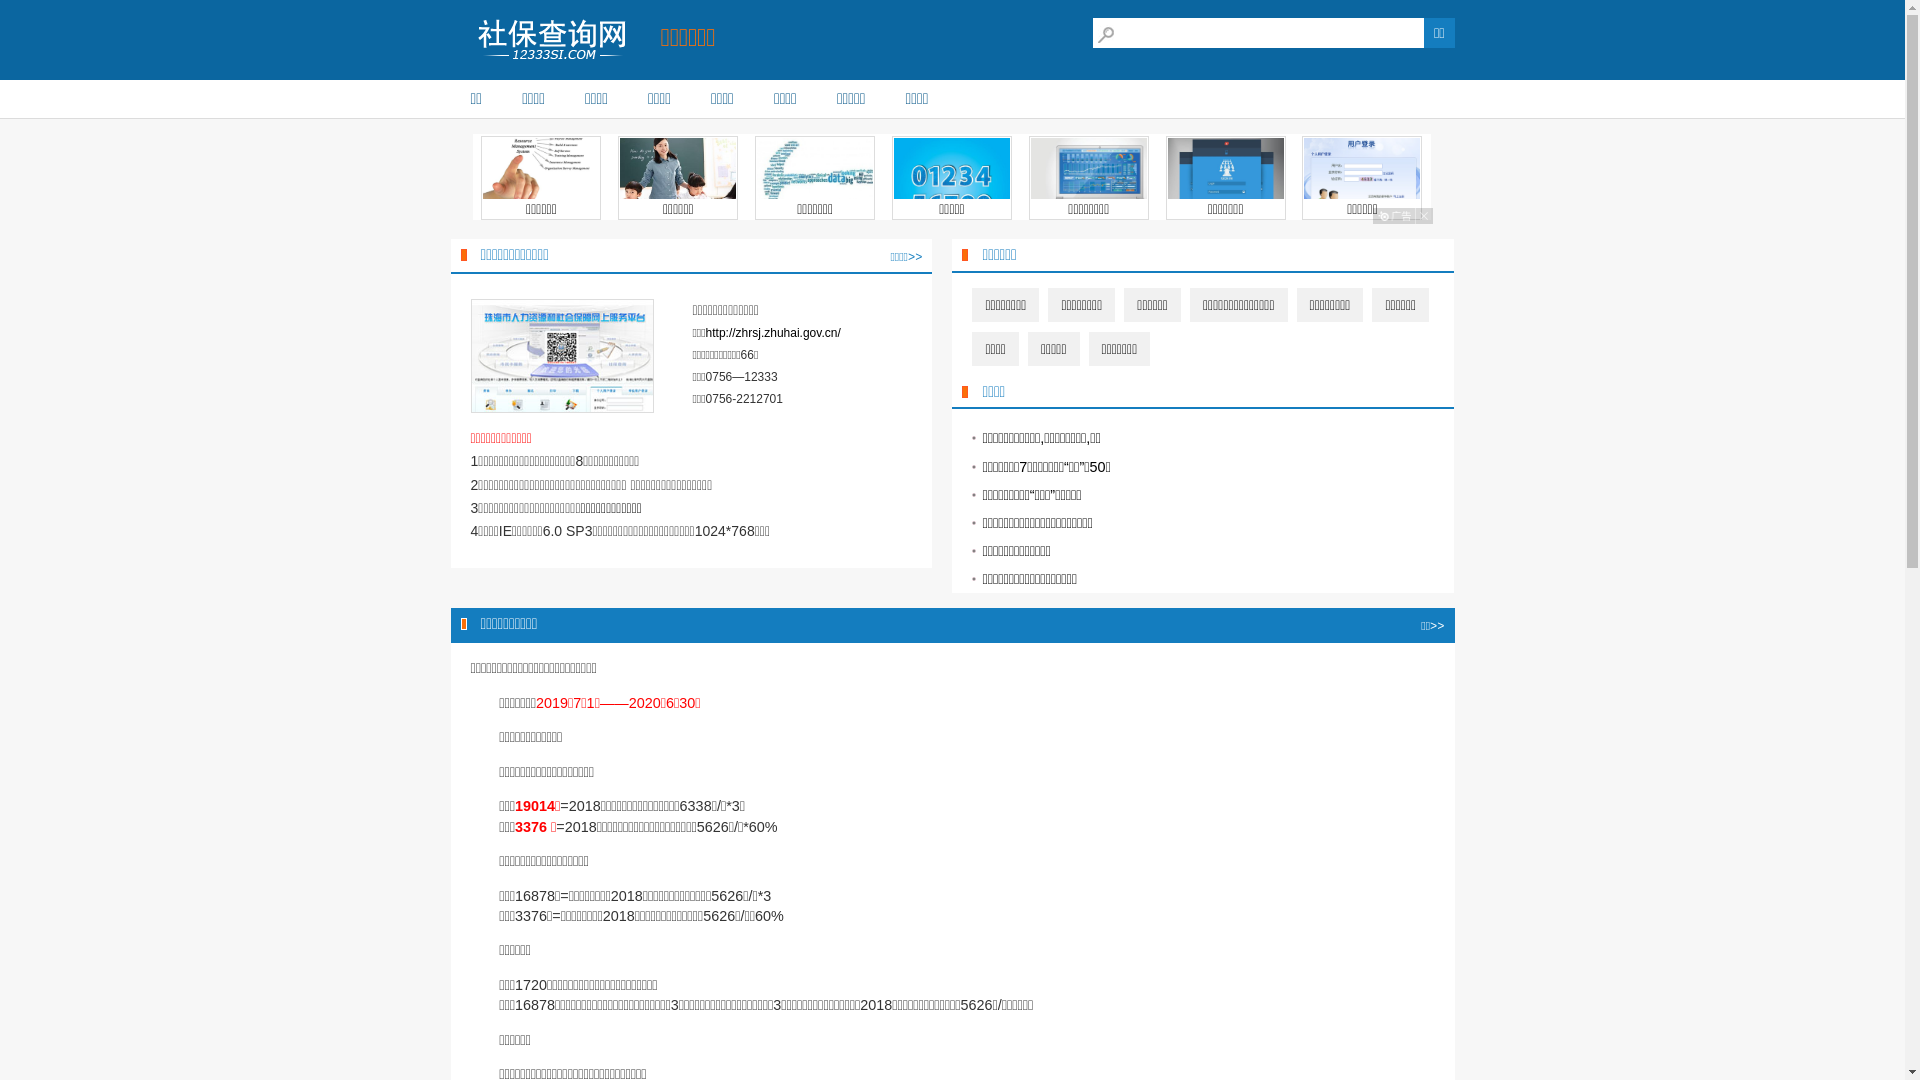 This screenshot has height=1080, width=1920. What do you see at coordinates (705, 331) in the screenshot?
I see `'http://zhrsj.zhuhai.gov.cn/'` at bounding box center [705, 331].